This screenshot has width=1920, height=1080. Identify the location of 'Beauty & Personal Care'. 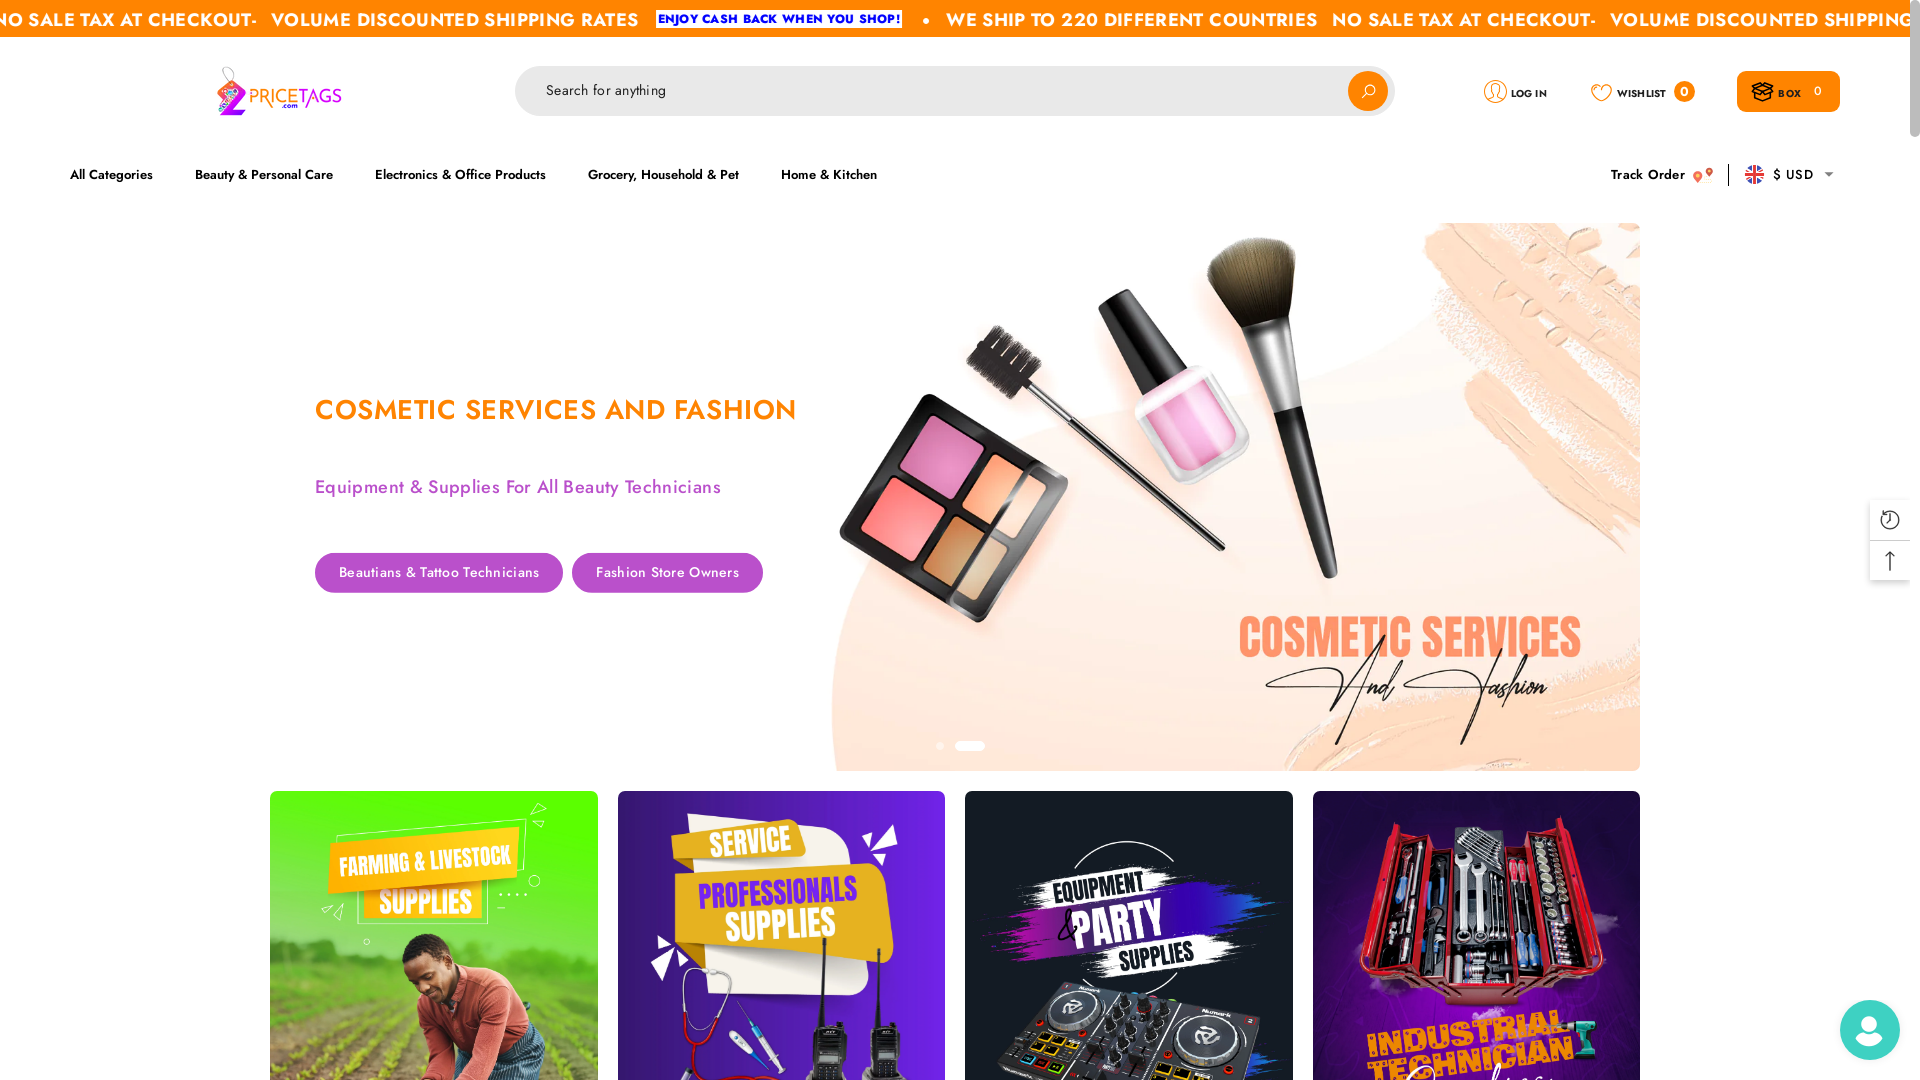
(263, 173).